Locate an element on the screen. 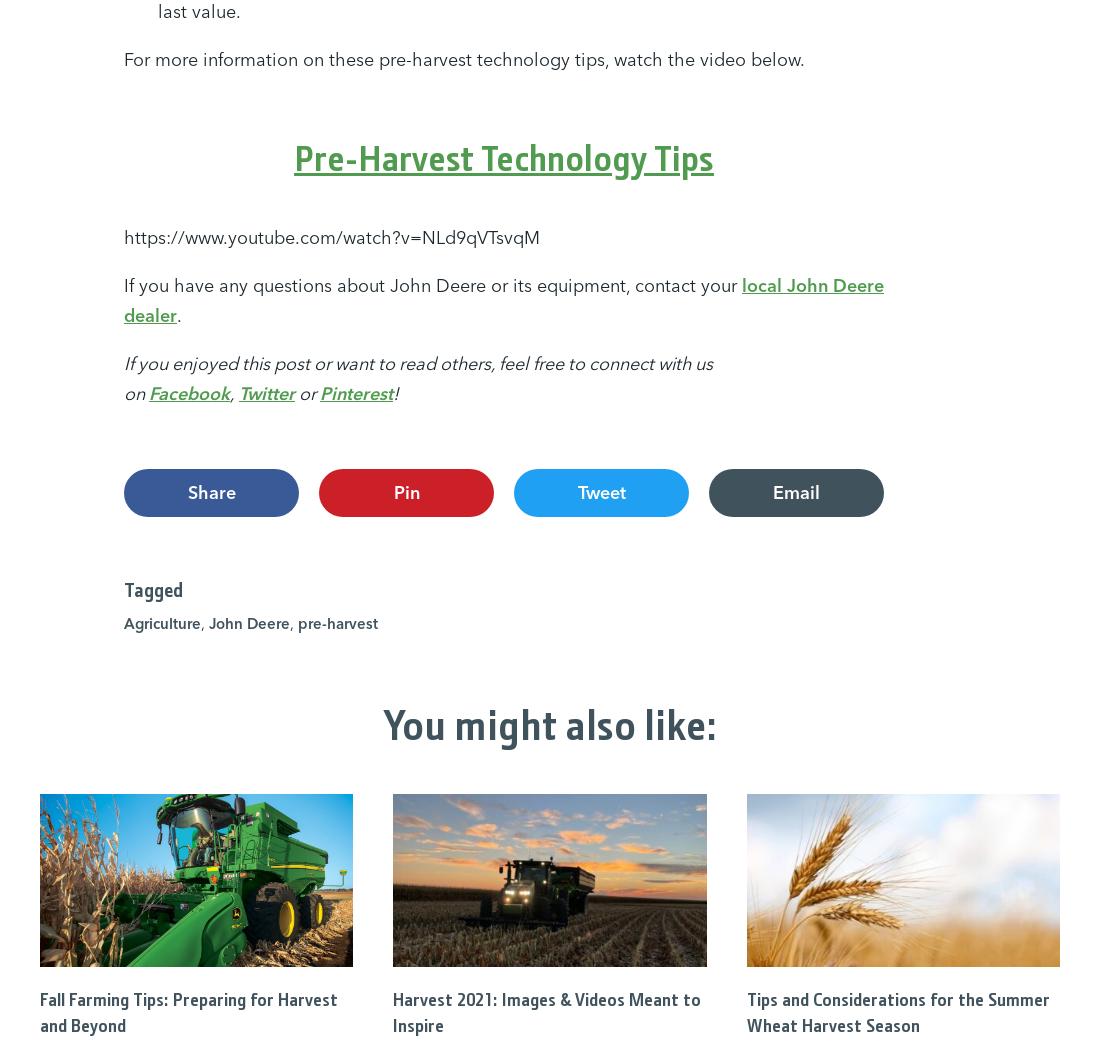 The width and height of the screenshot is (1100, 1045). 'Pin' is located at coordinates (406, 491).